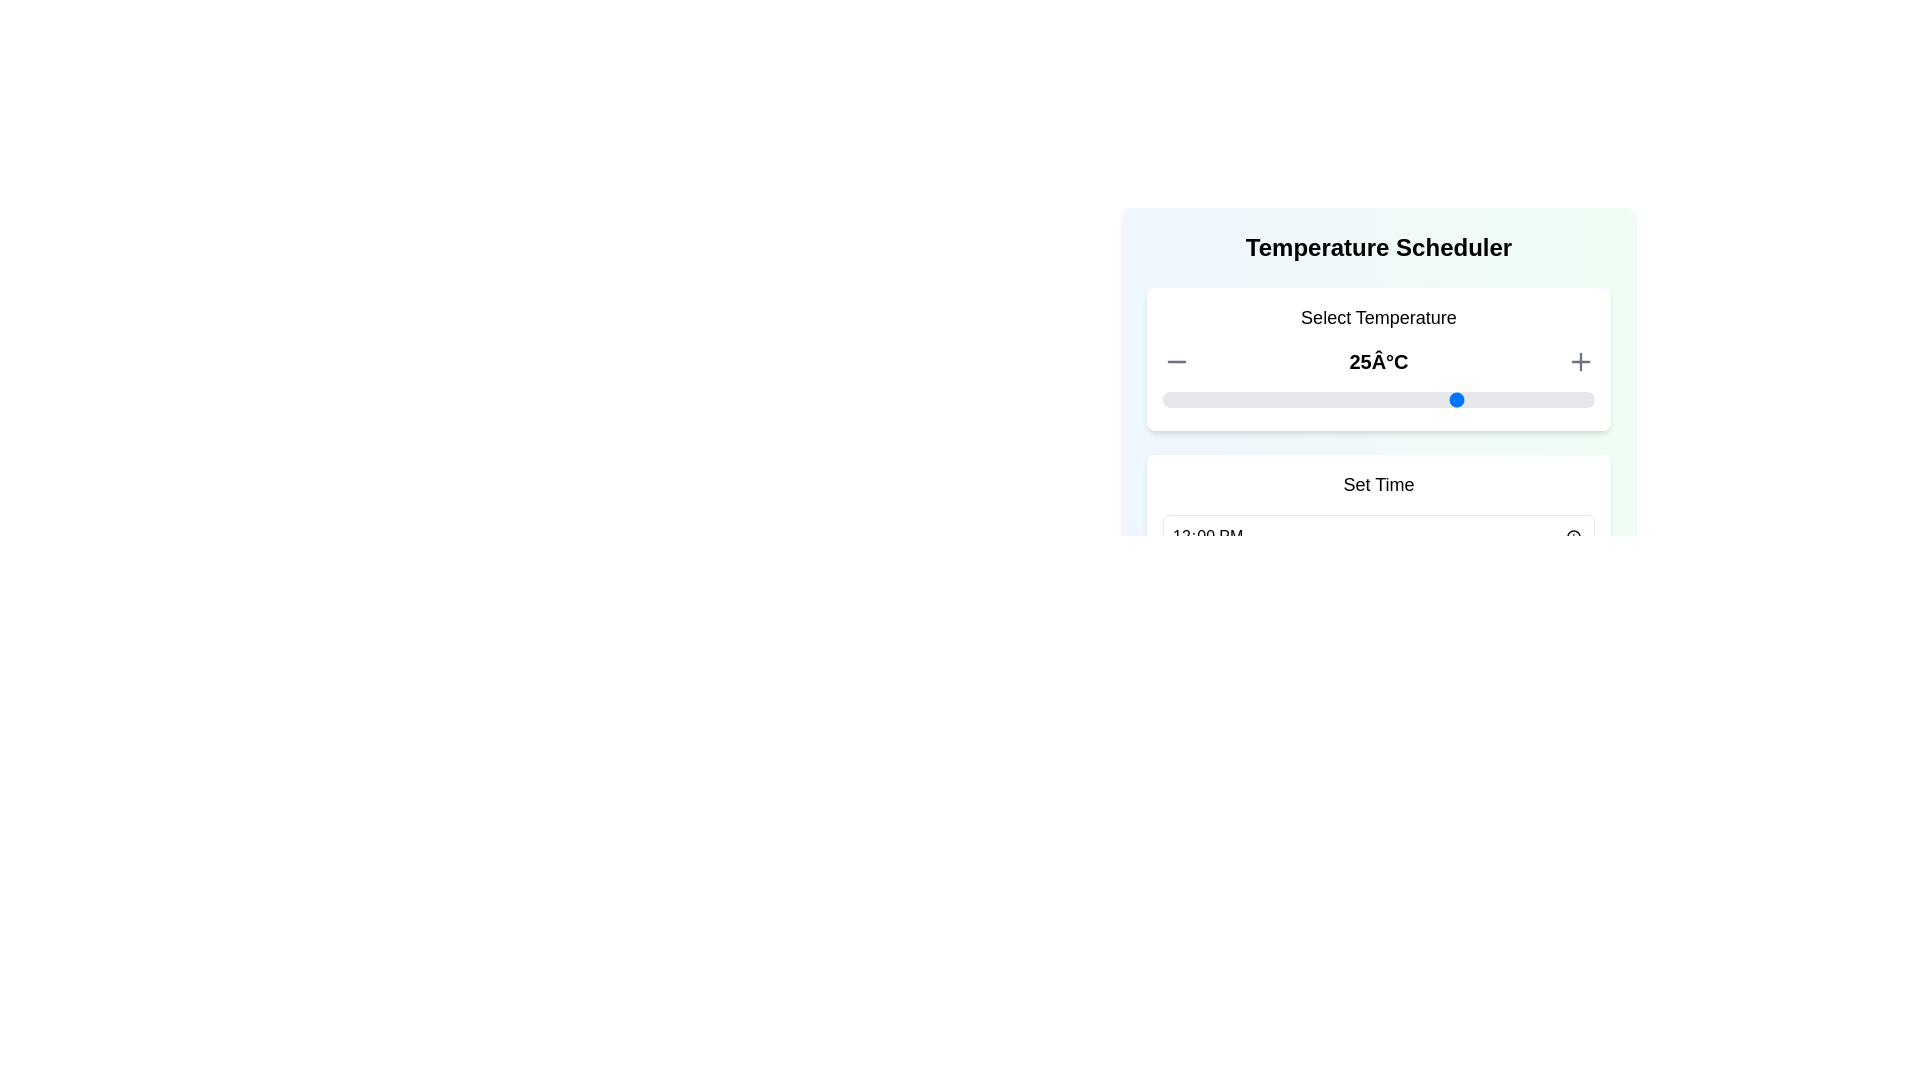 This screenshot has width=1920, height=1080. What do you see at coordinates (1459, 400) in the screenshot?
I see `the temperature slider` at bounding box center [1459, 400].